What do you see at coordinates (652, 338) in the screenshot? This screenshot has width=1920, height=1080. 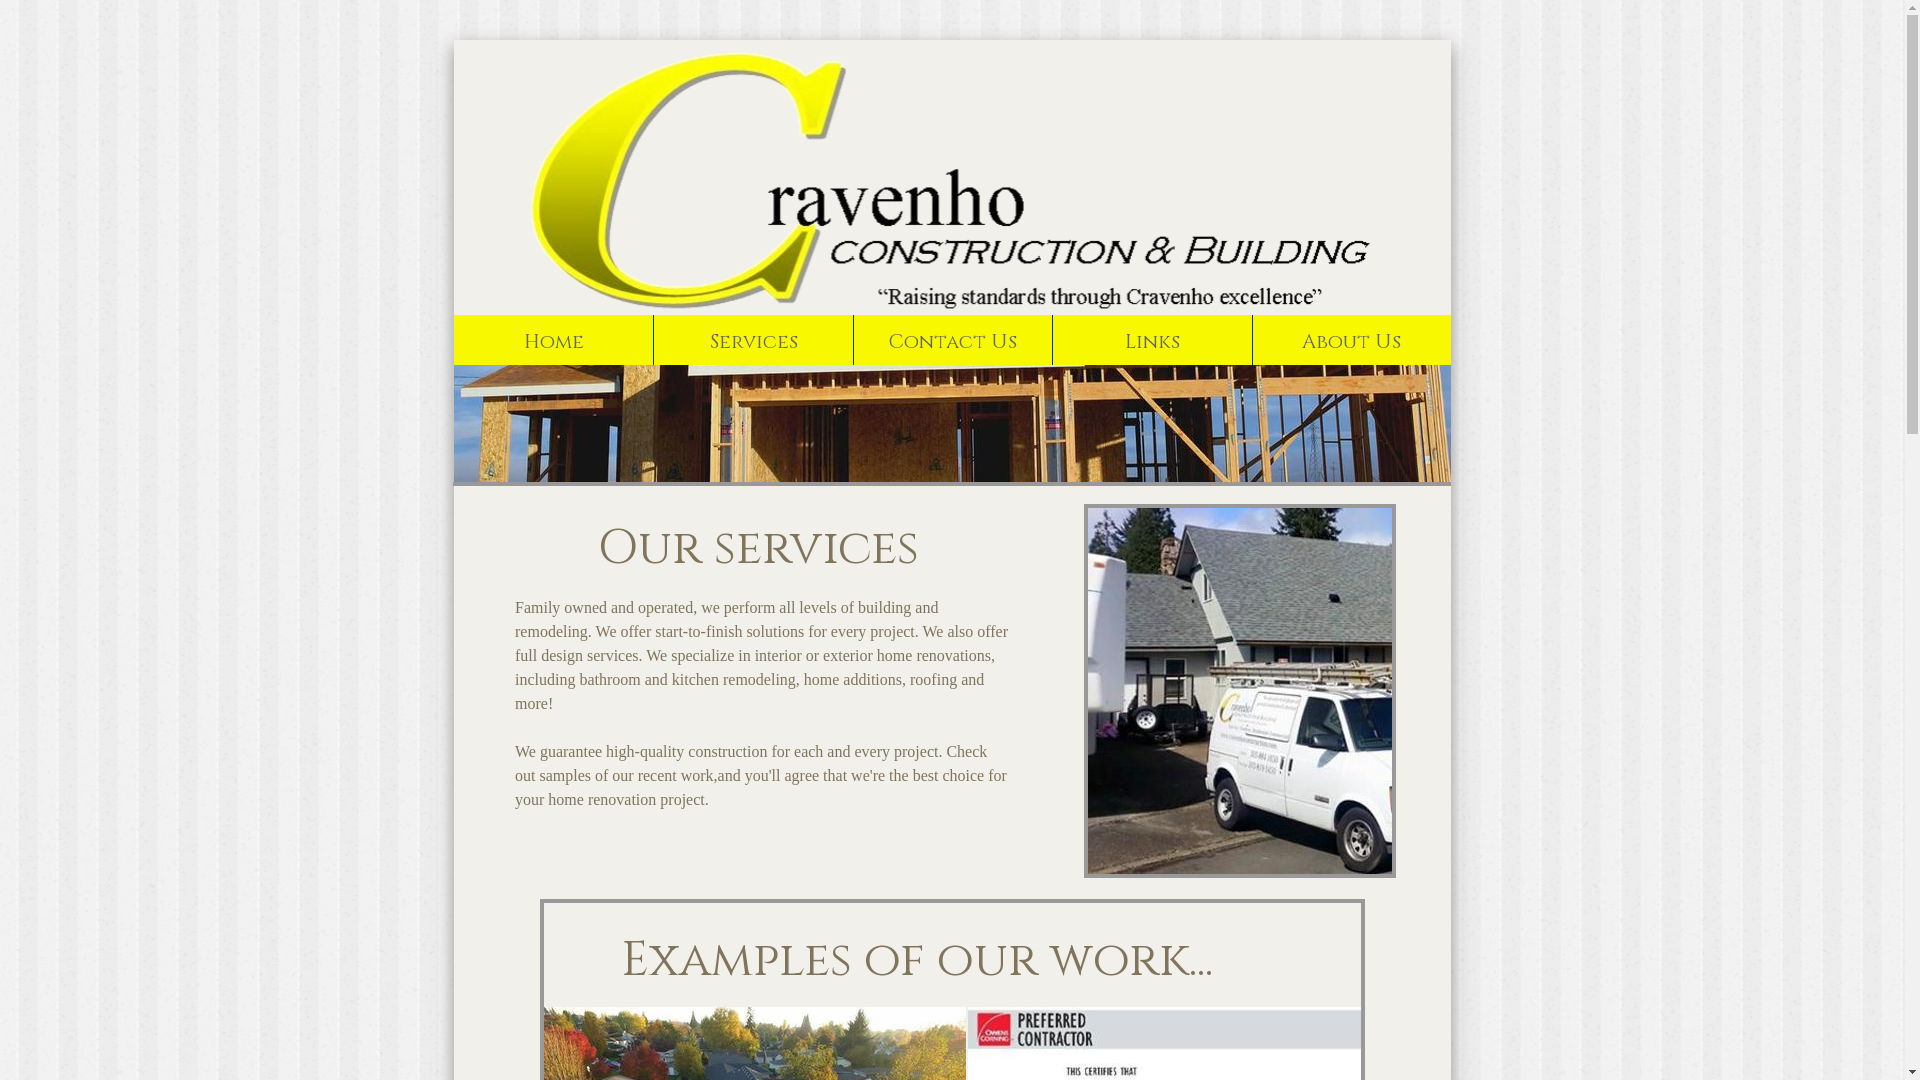 I see `'Services'` at bounding box center [652, 338].